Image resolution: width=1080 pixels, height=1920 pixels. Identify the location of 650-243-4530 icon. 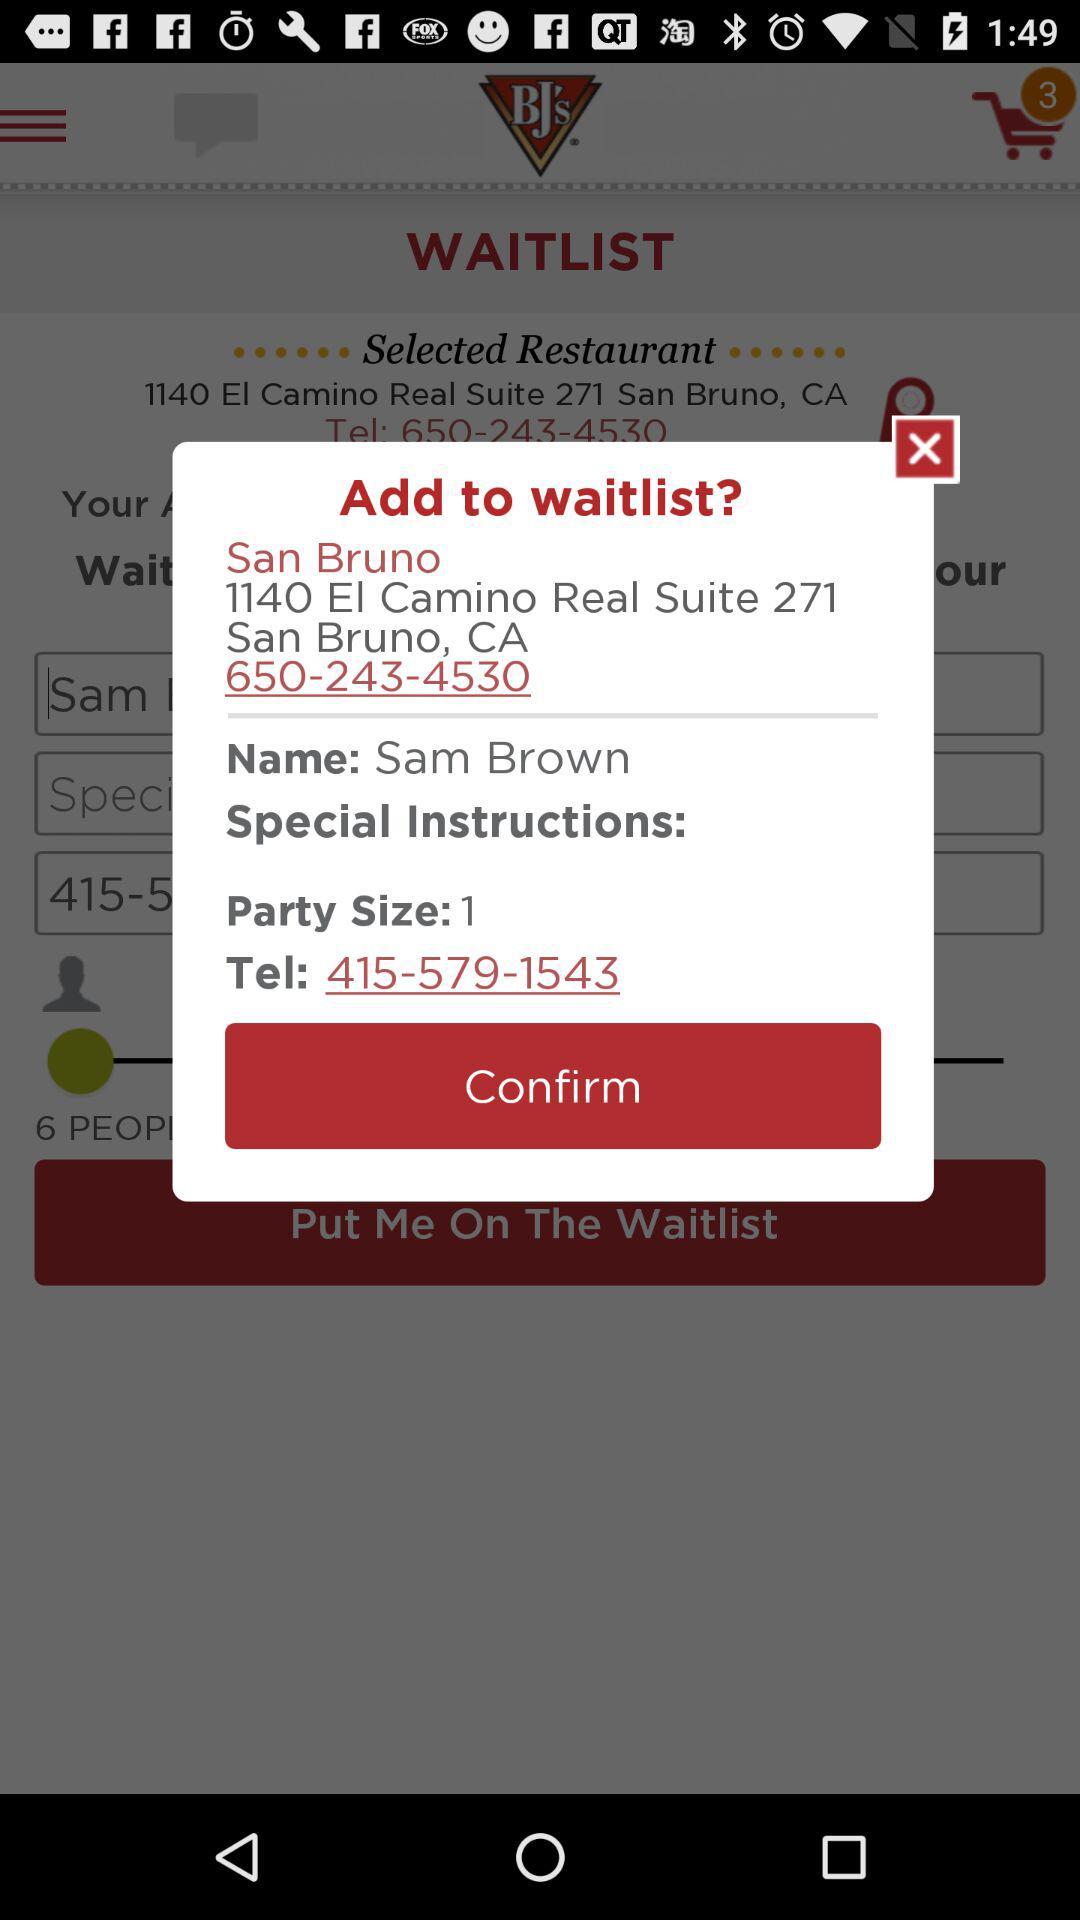
(378, 675).